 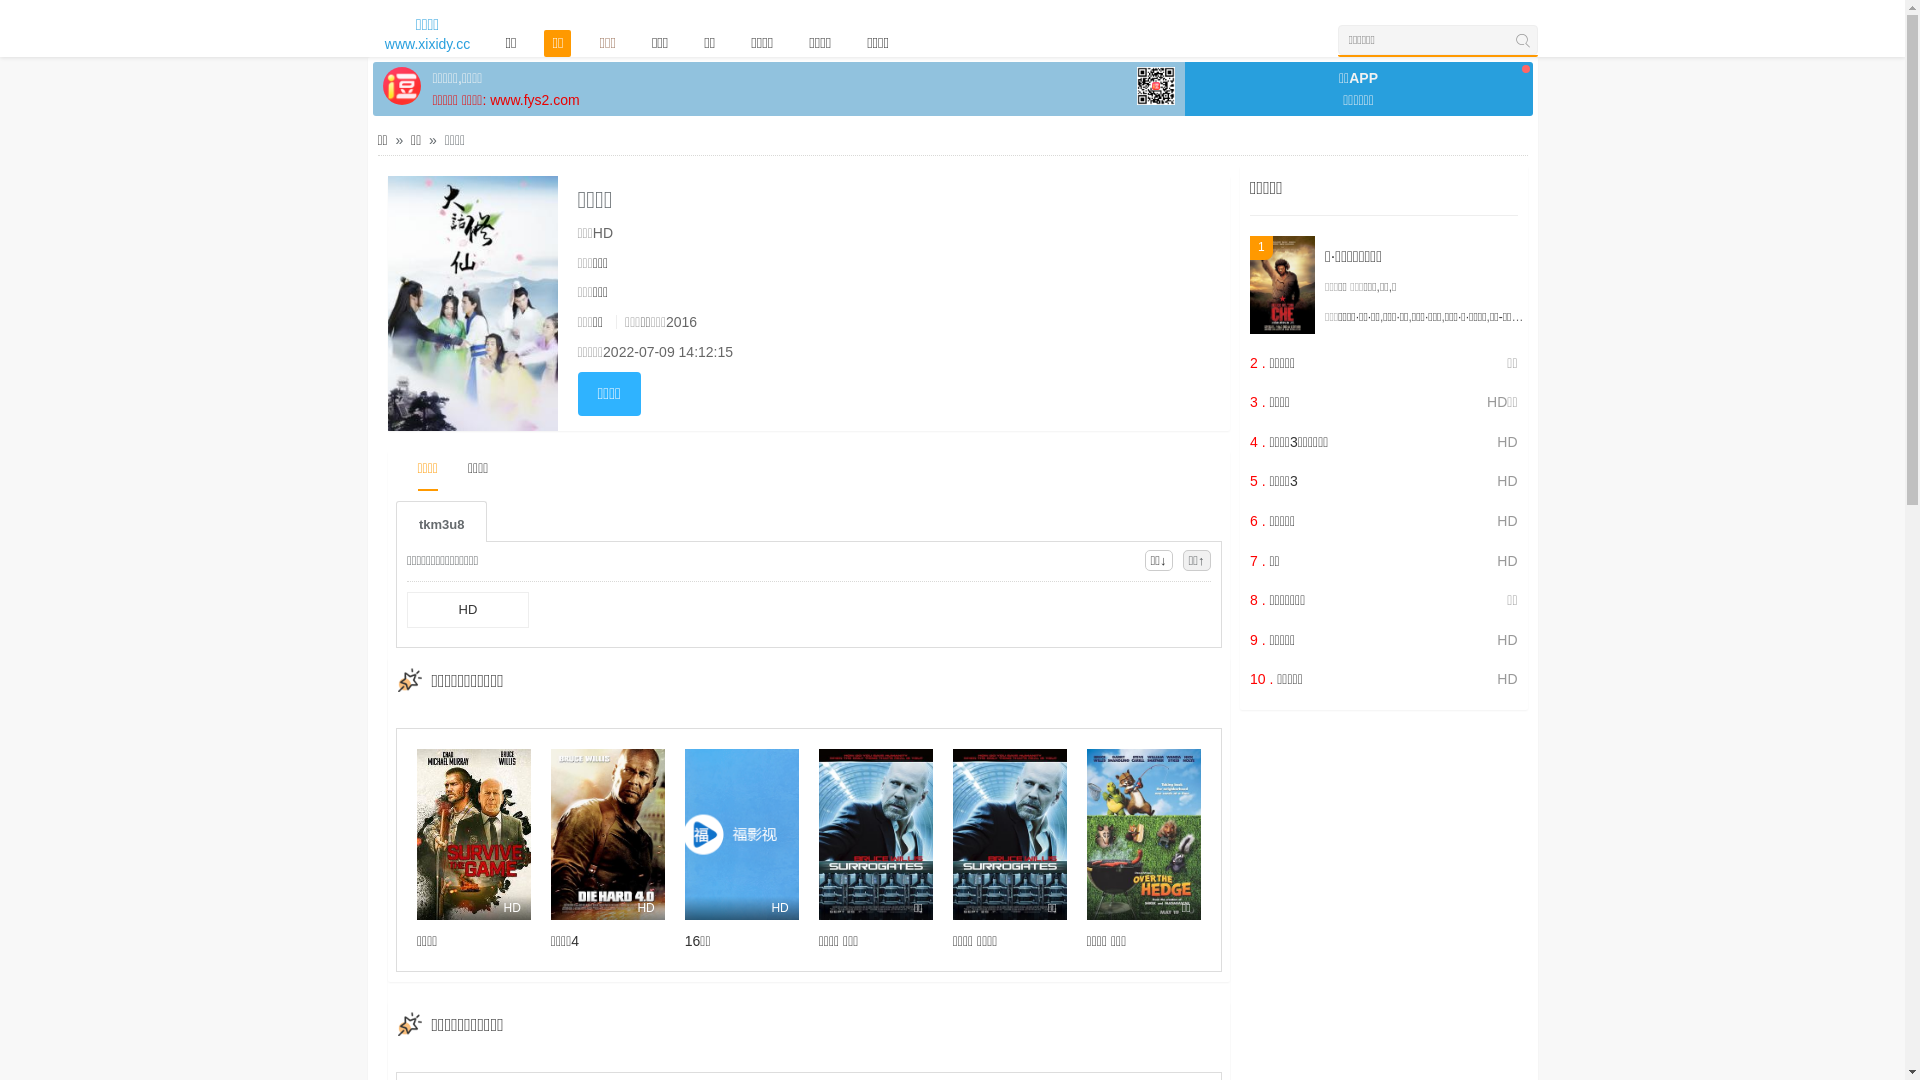 What do you see at coordinates (1282, 285) in the screenshot?
I see `'1'` at bounding box center [1282, 285].